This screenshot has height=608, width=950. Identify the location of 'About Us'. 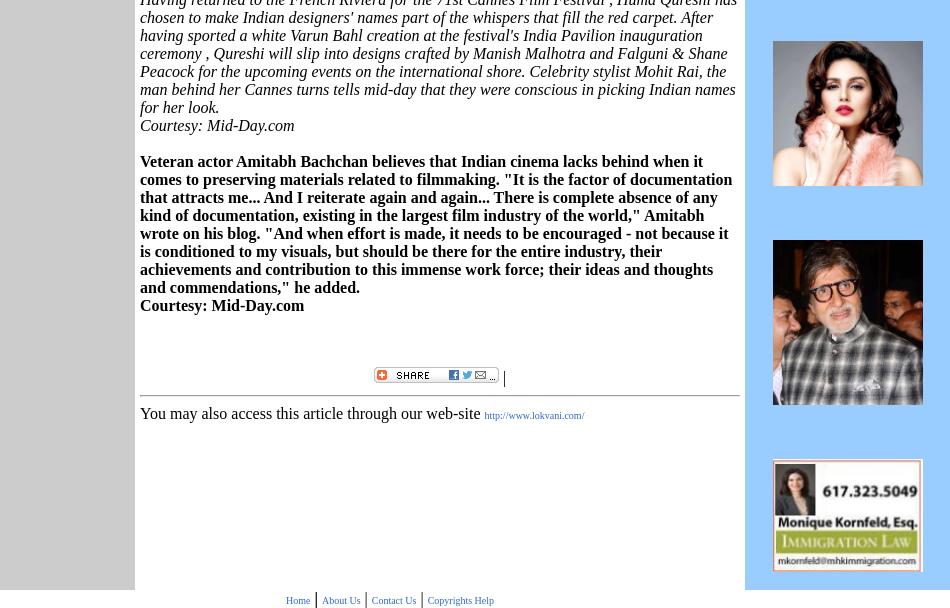
(320, 598).